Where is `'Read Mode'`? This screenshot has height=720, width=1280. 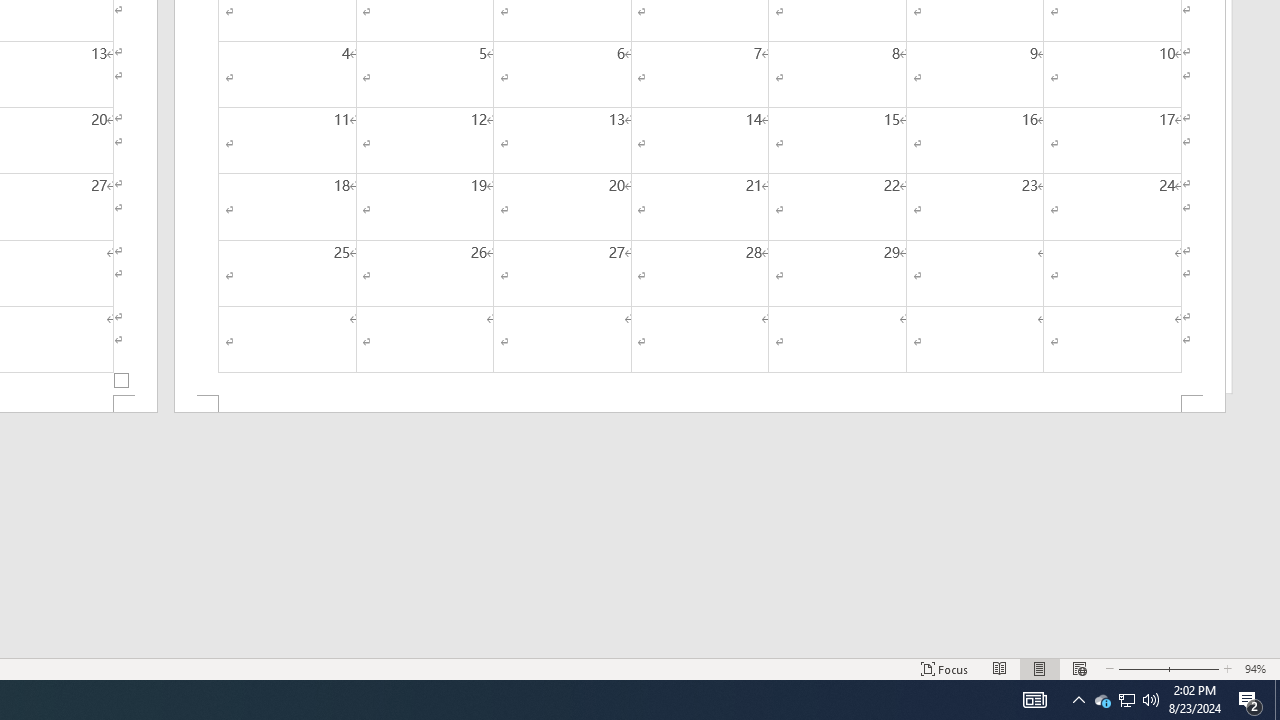 'Read Mode' is located at coordinates (1000, 669).